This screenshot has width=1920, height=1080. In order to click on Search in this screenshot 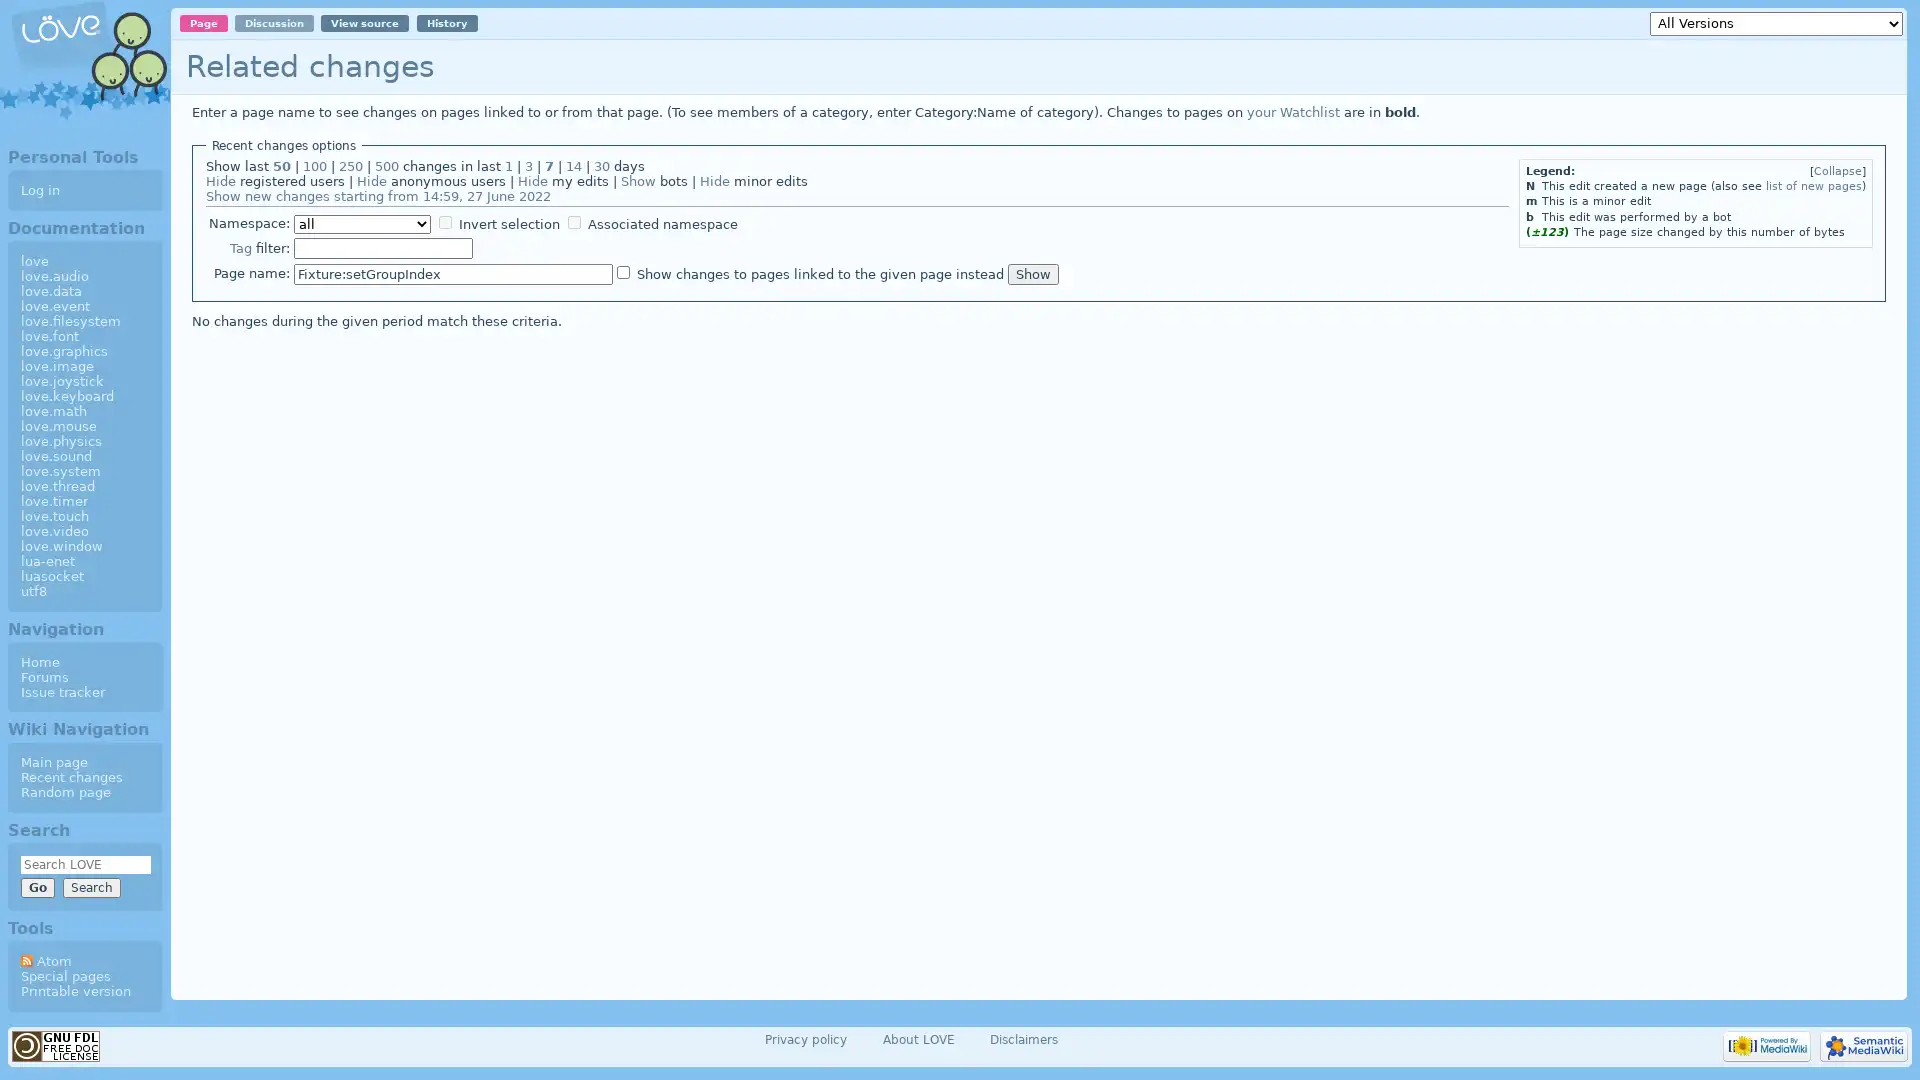, I will do `click(90, 886)`.